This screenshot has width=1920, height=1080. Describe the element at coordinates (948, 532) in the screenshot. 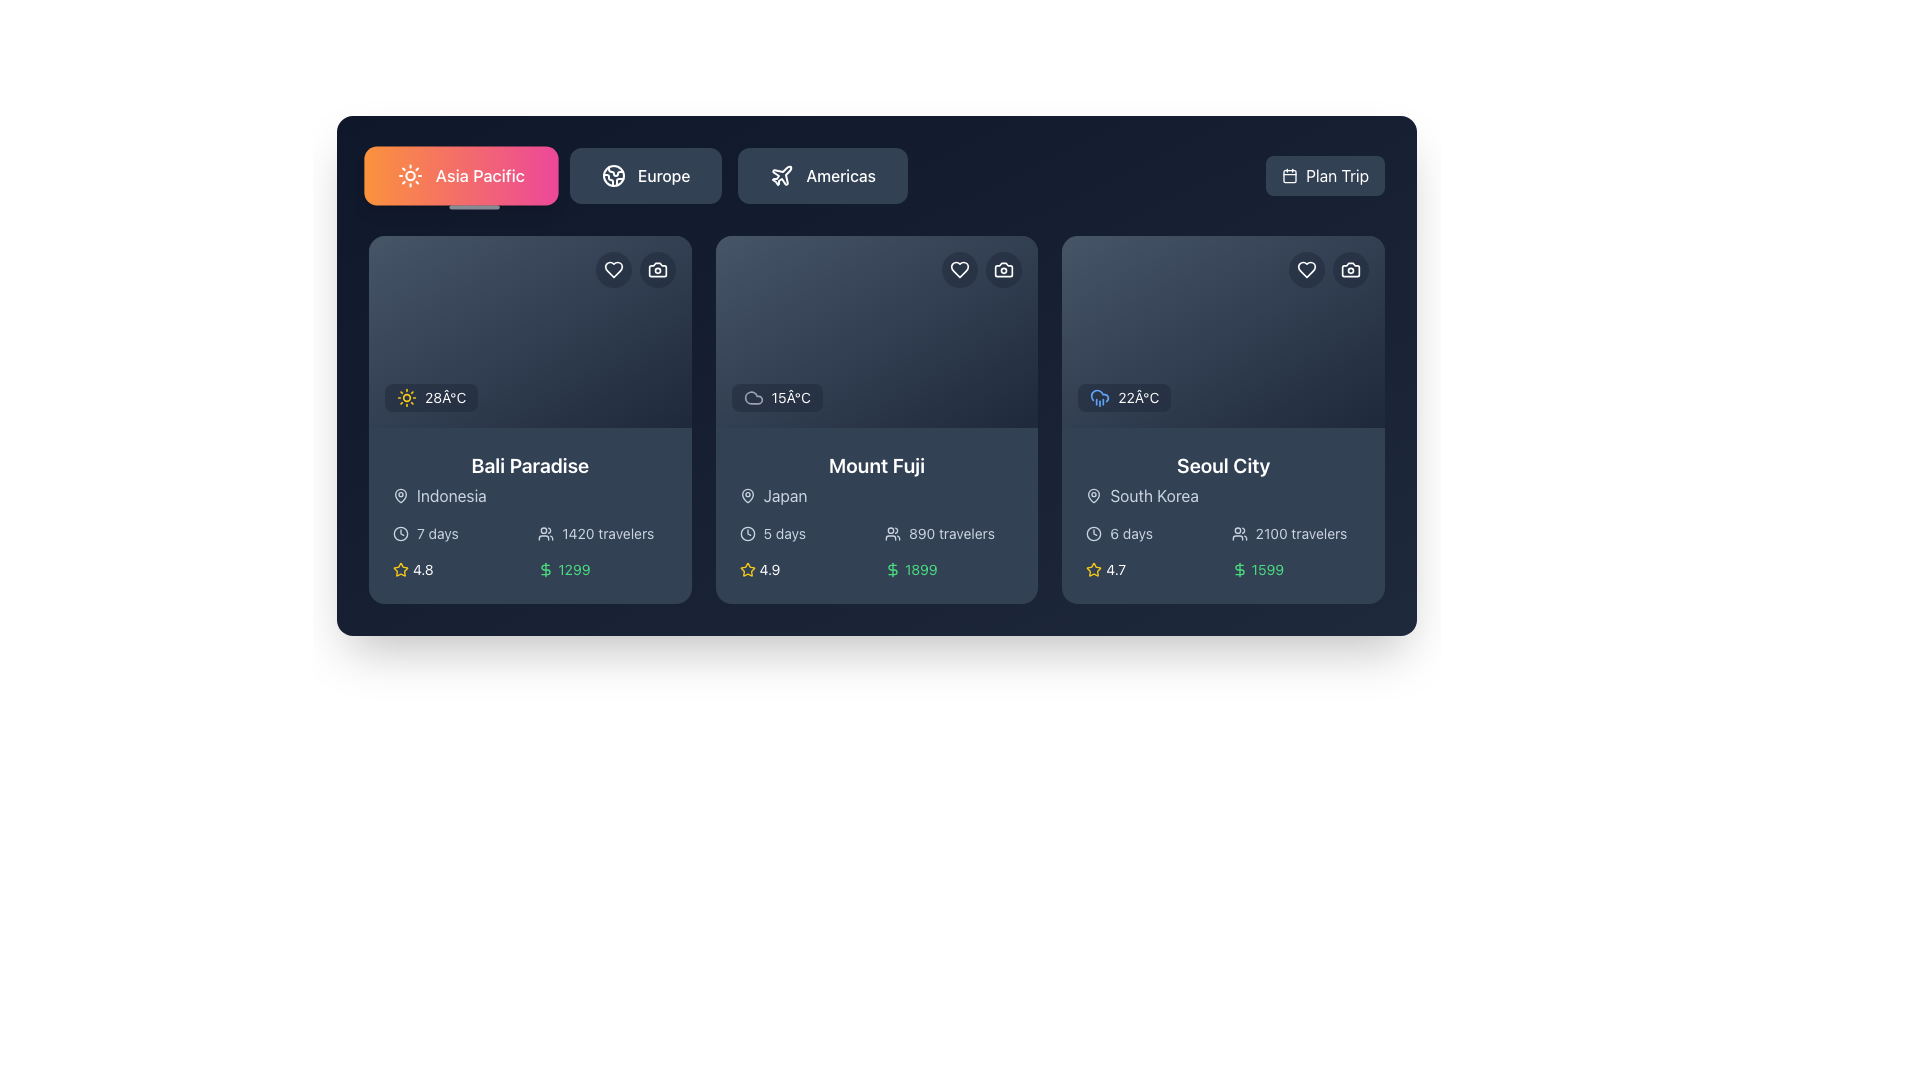

I see `information displayed in the Text Label with Icon located under the 'Mount Fuji' card, which indicates the number of travelers associated with the destination` at that location.